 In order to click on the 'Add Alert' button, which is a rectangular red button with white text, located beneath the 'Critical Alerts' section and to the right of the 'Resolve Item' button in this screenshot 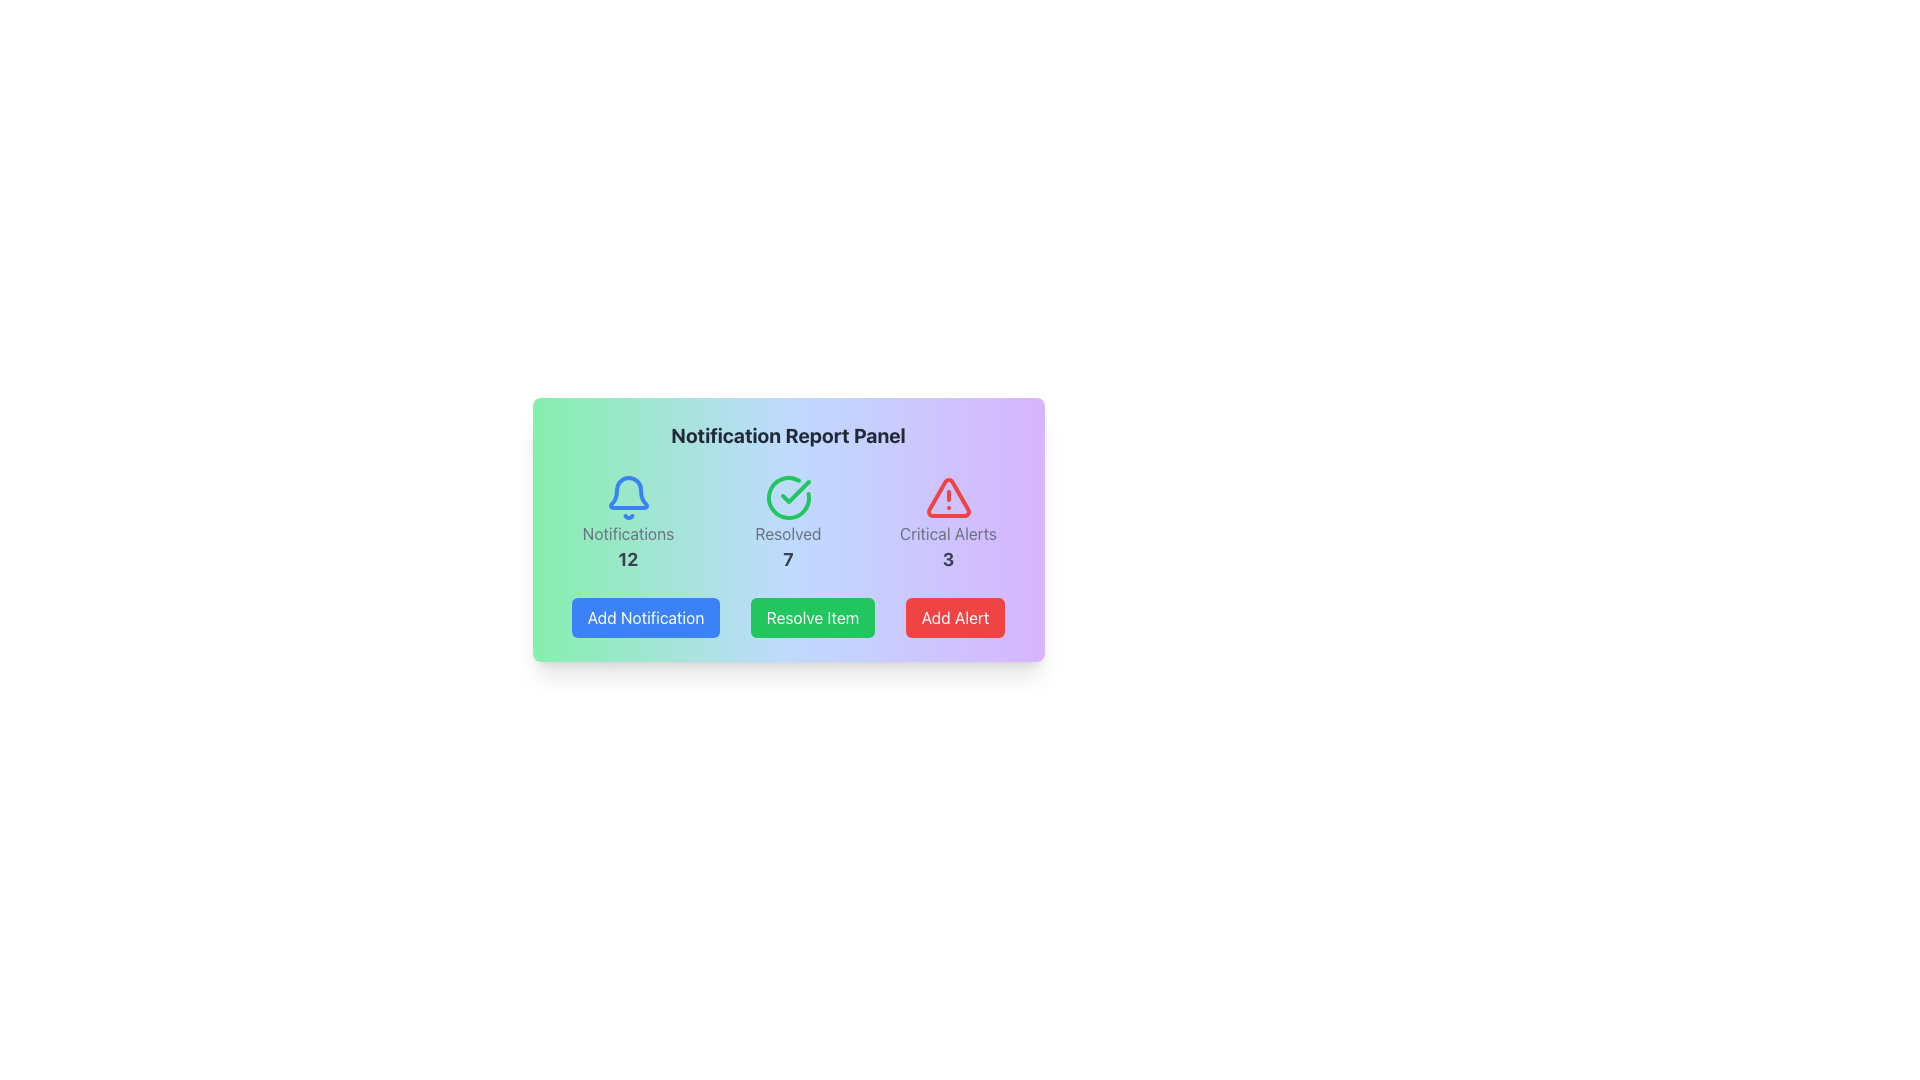, I will do `click(954, 616)`.